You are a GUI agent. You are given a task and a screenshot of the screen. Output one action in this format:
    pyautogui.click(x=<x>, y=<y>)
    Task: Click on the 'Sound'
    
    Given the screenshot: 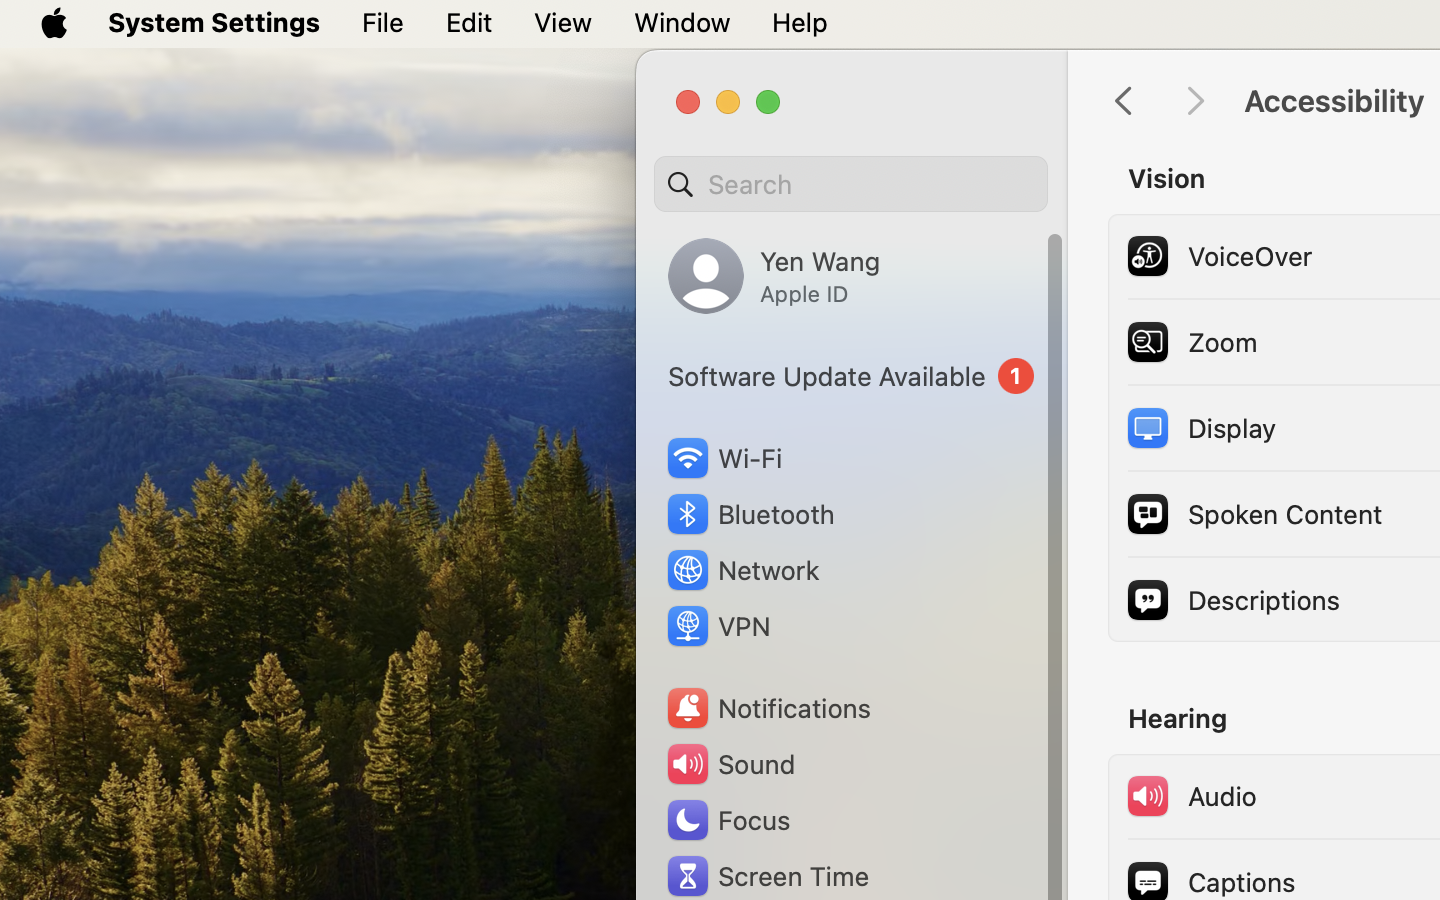 What is the action you would take?
    pyautogui.click(x=728, y=763)
    